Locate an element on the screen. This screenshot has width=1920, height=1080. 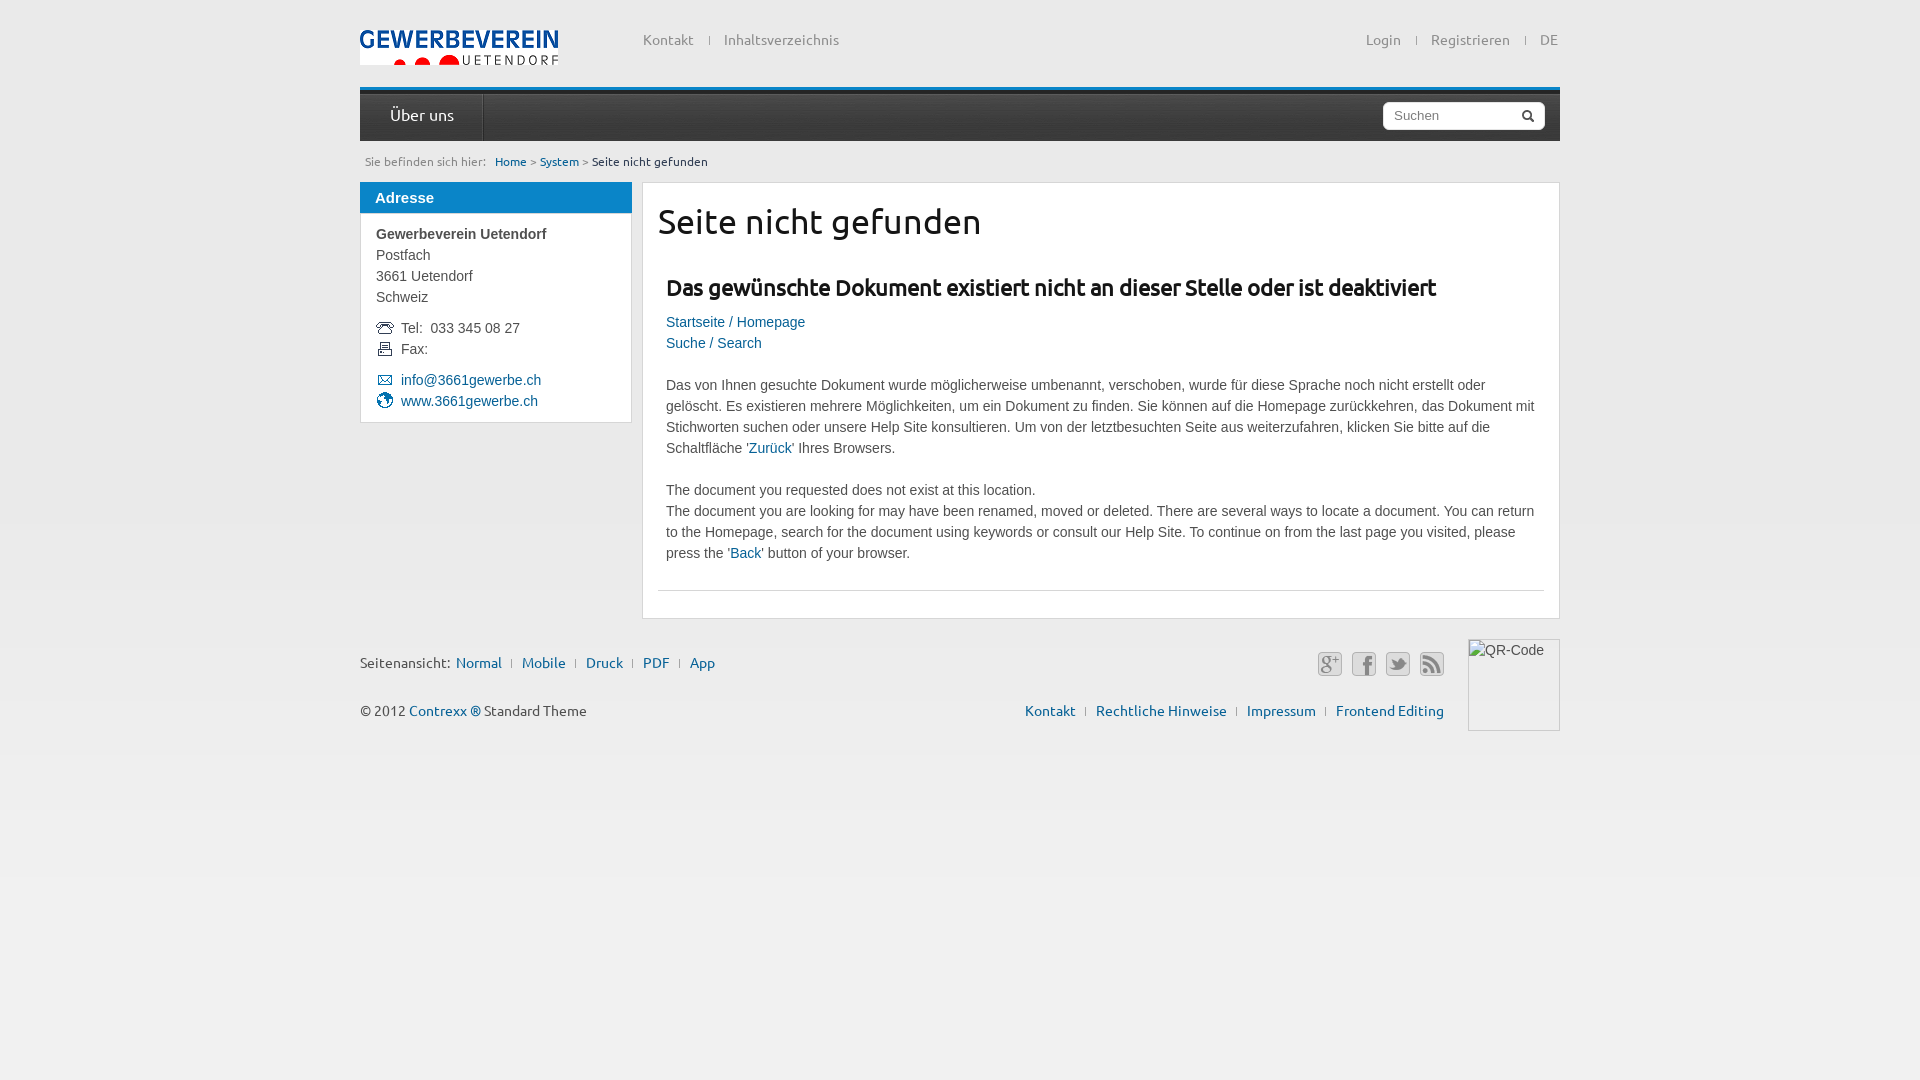
'Druck' is located at coordinates (603, 662).